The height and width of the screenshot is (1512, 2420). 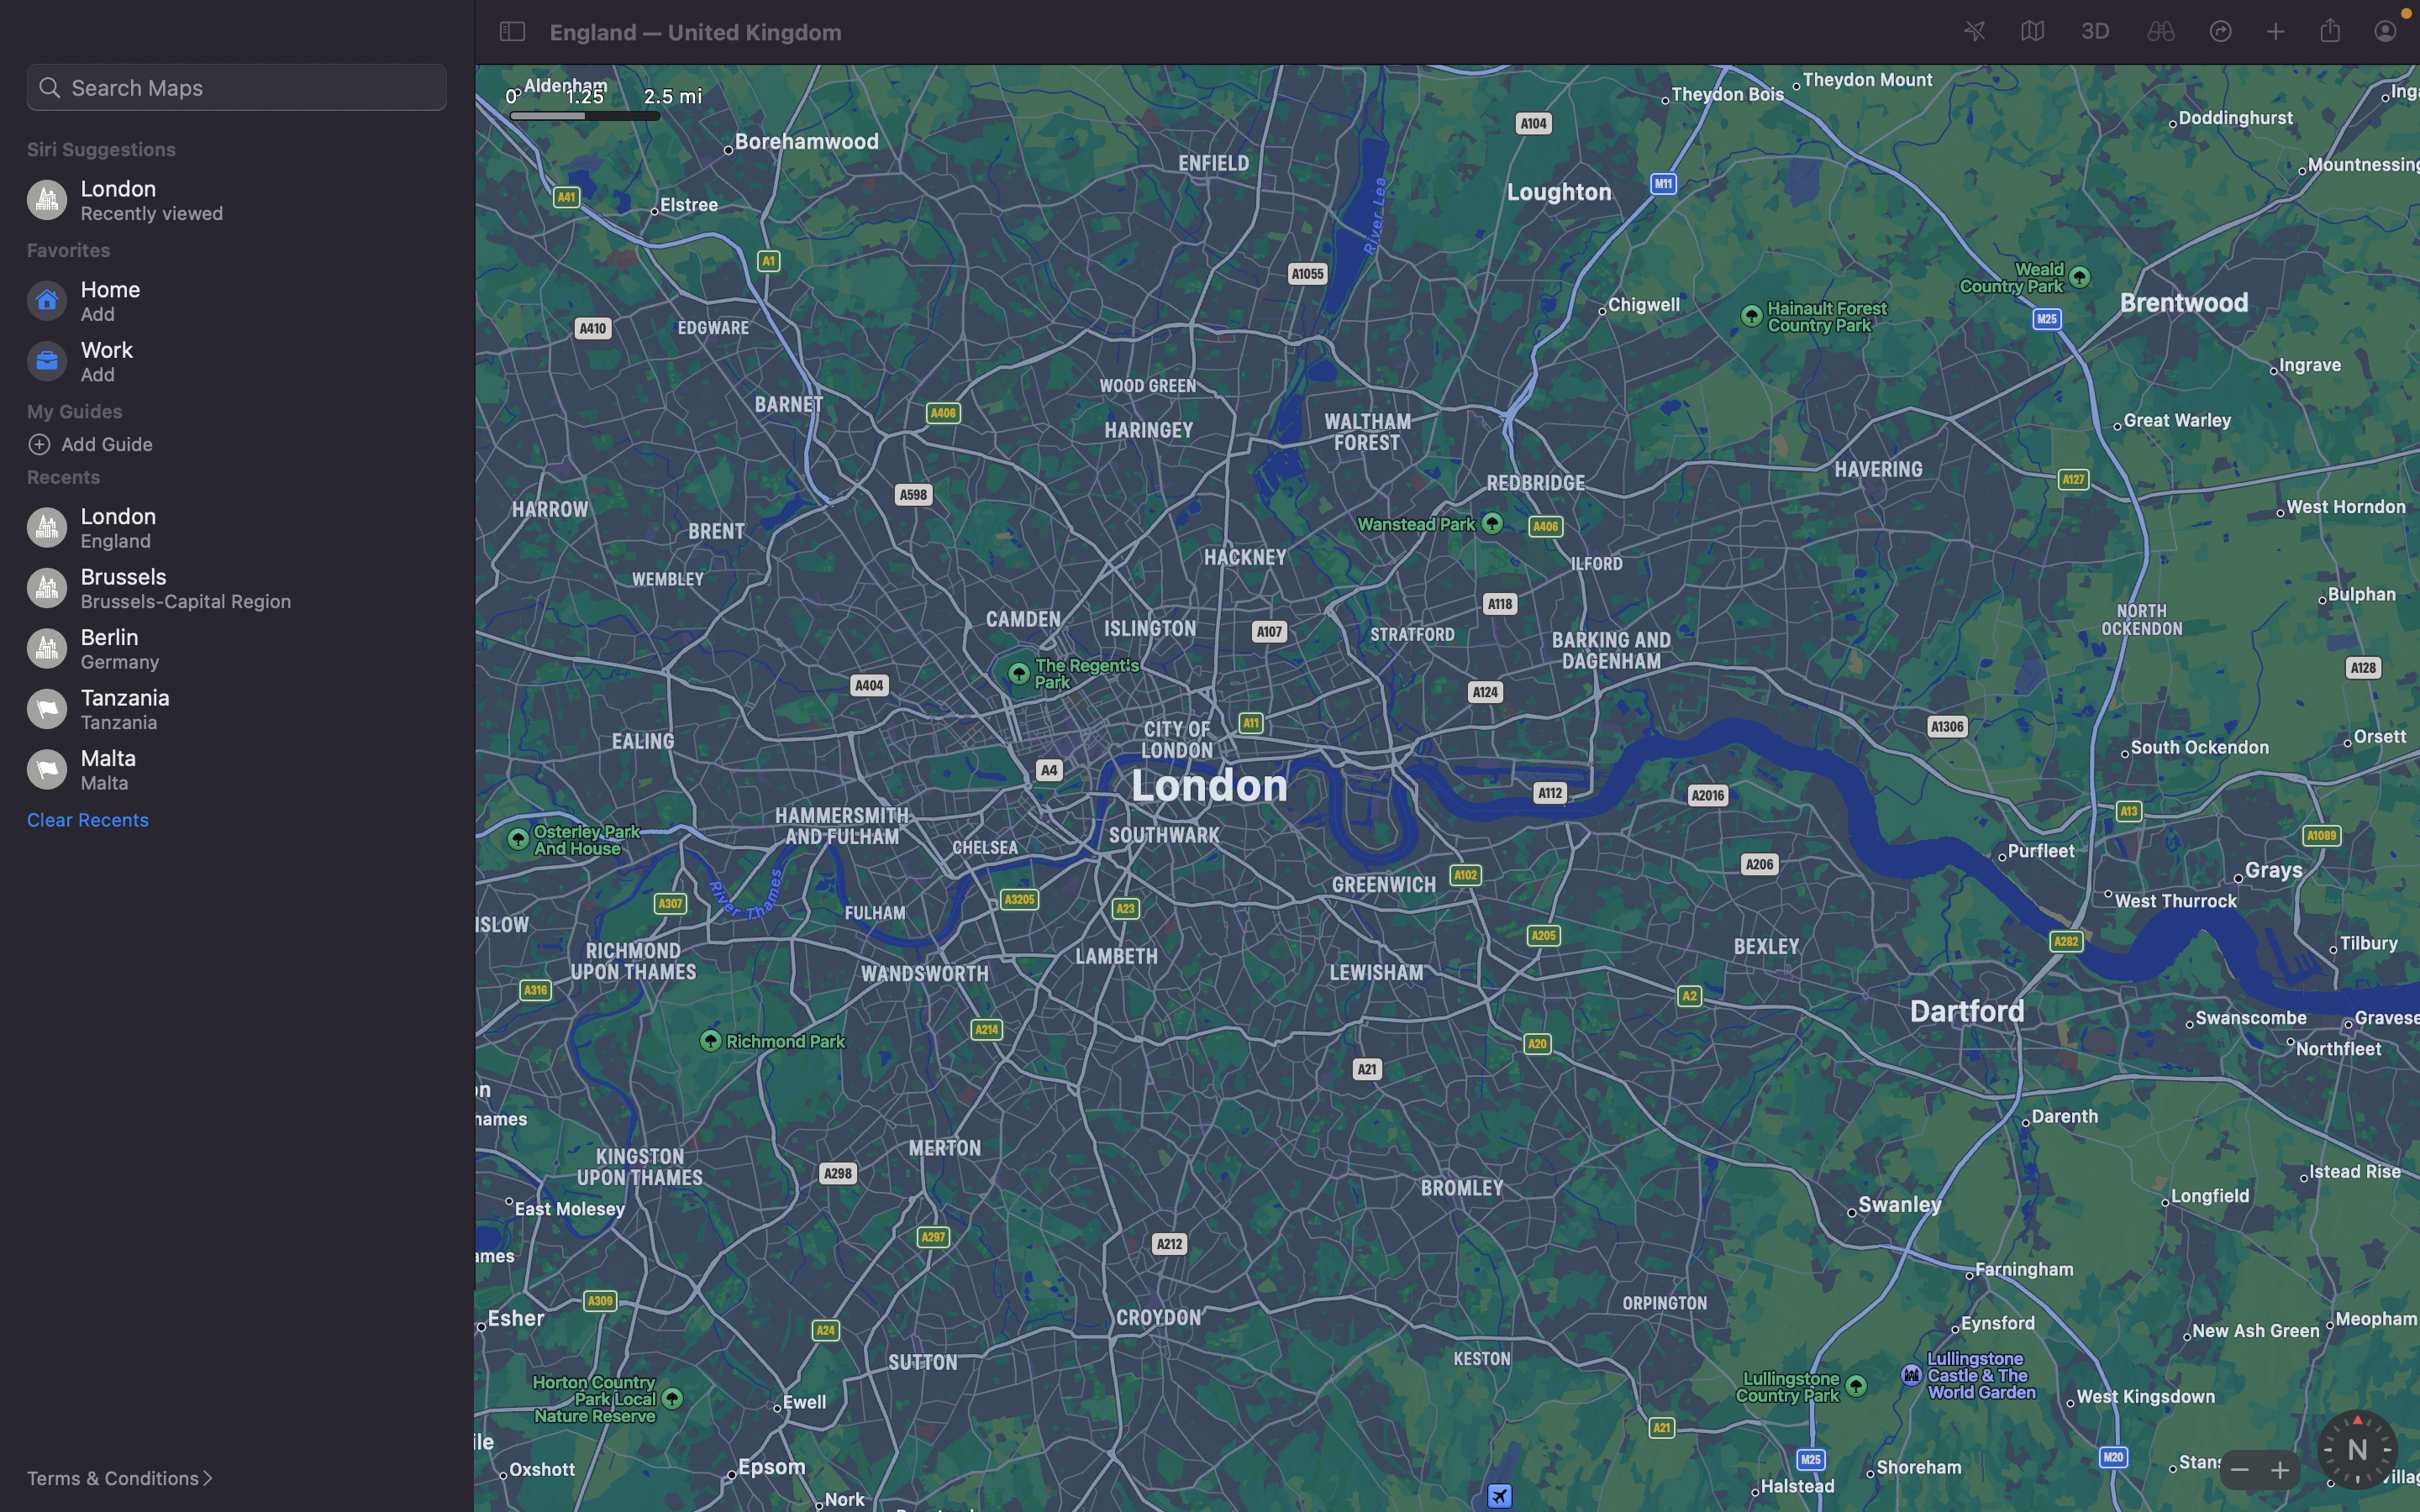 I want to click on Change the current map display to satellite view, so click(x=2029, y=32).